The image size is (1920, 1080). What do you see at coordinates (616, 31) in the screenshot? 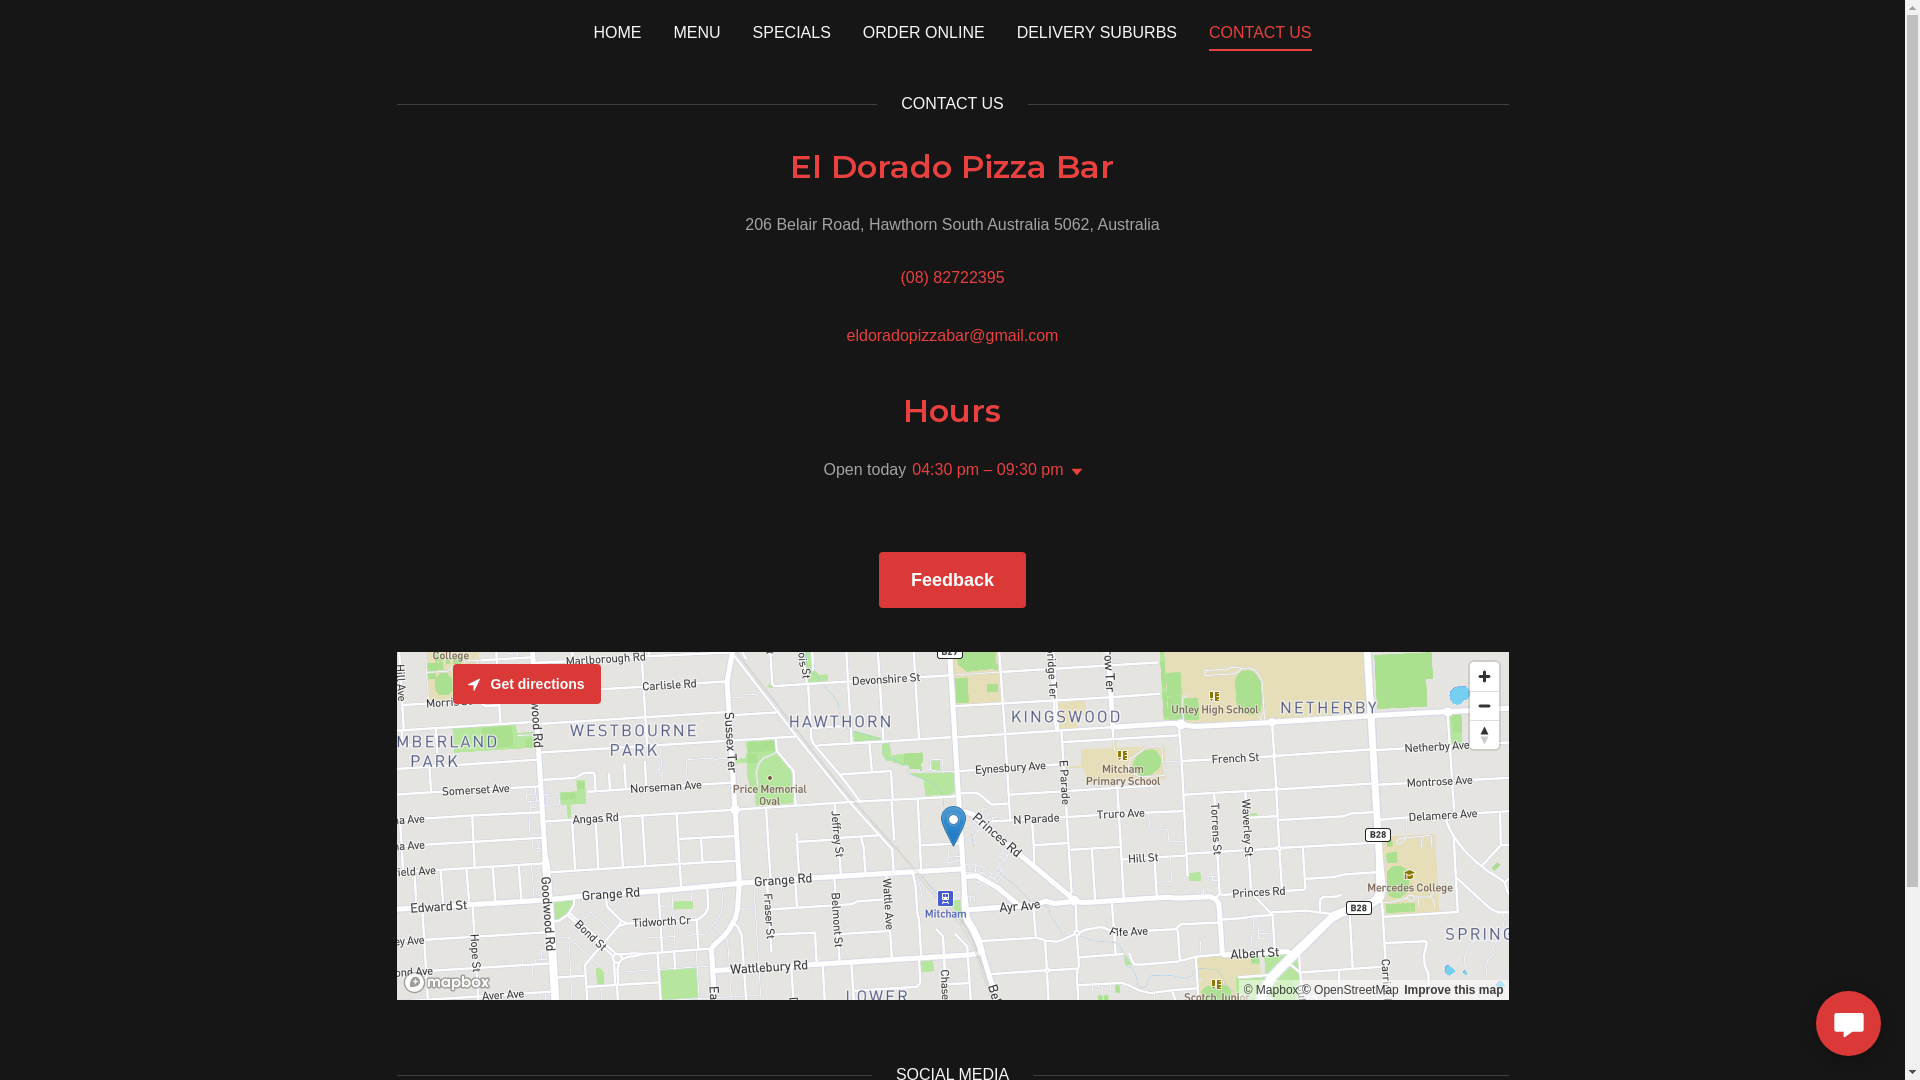
I see `'HOME'` at bounding box center [616, 31].